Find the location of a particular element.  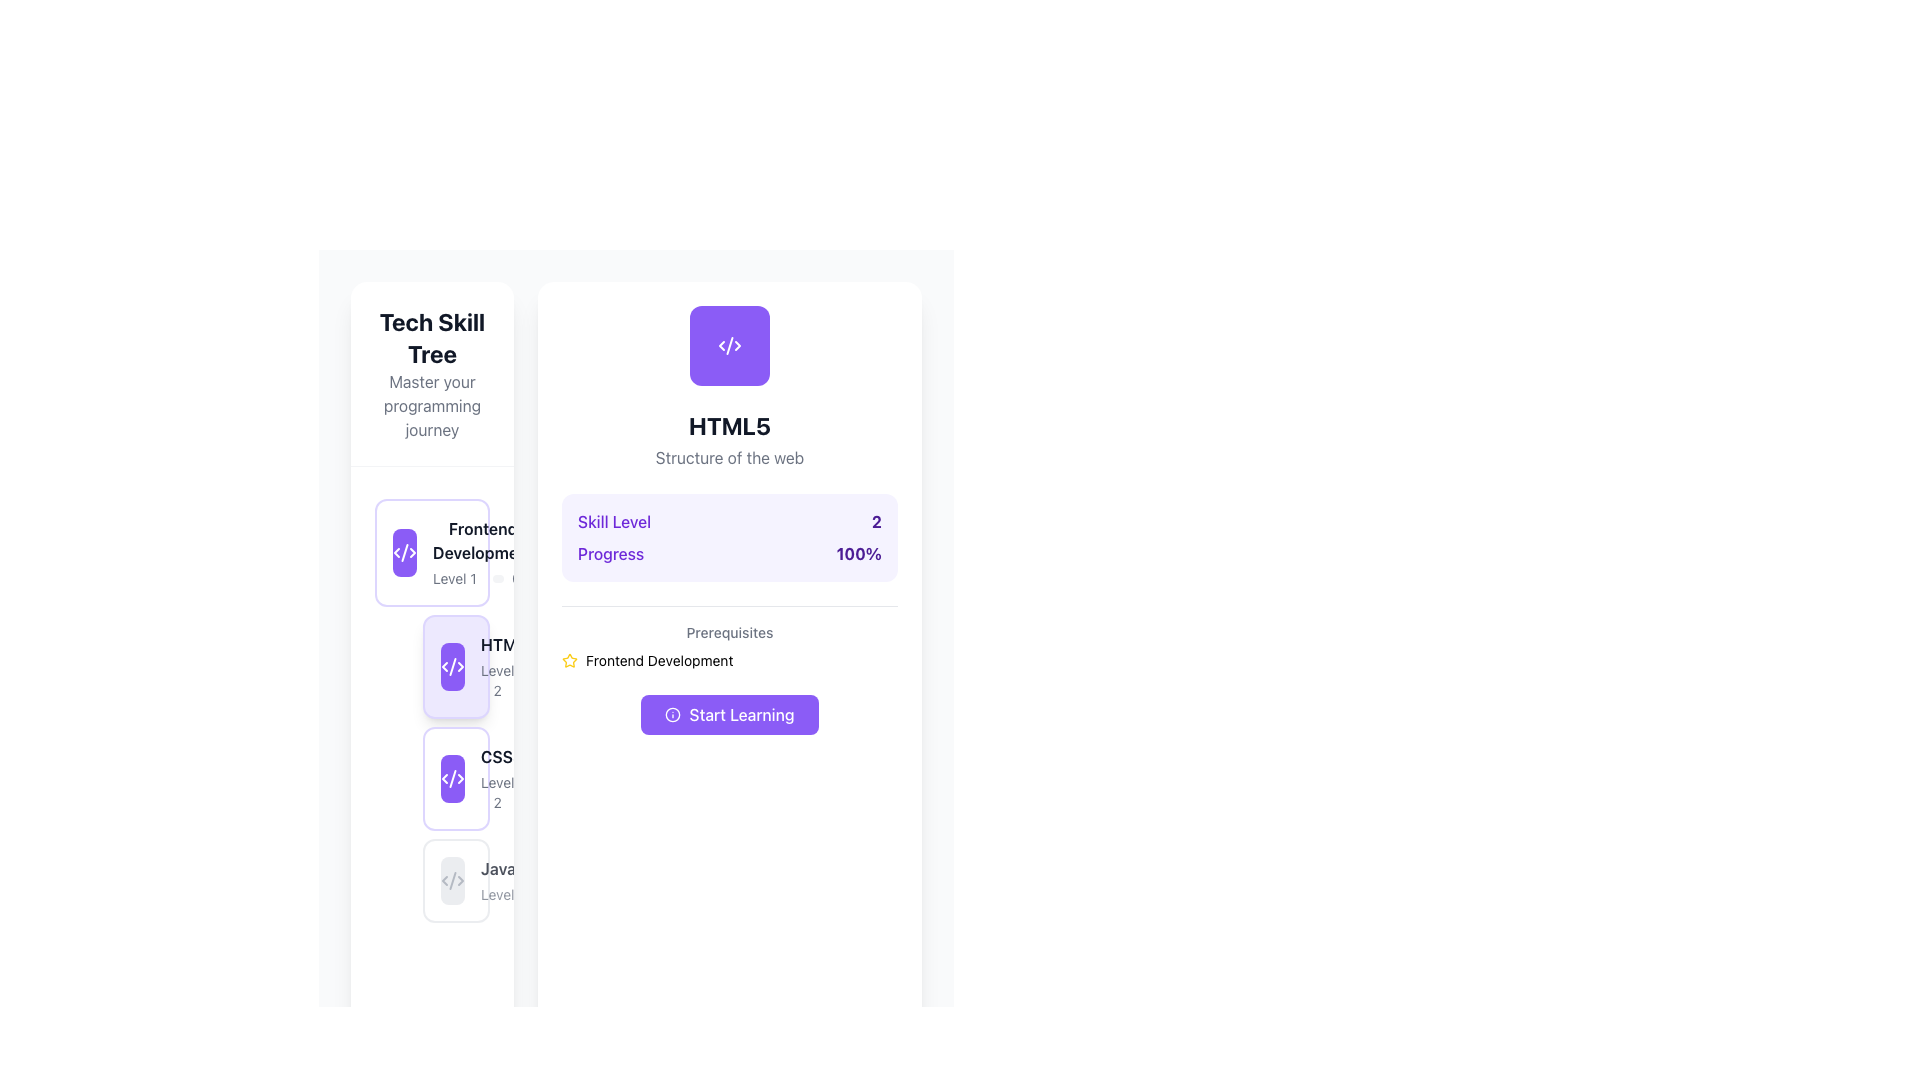

the Skill card for 'HTML5', which is the second item in the vertical list of skill cards is located at coordinates (455, 667).